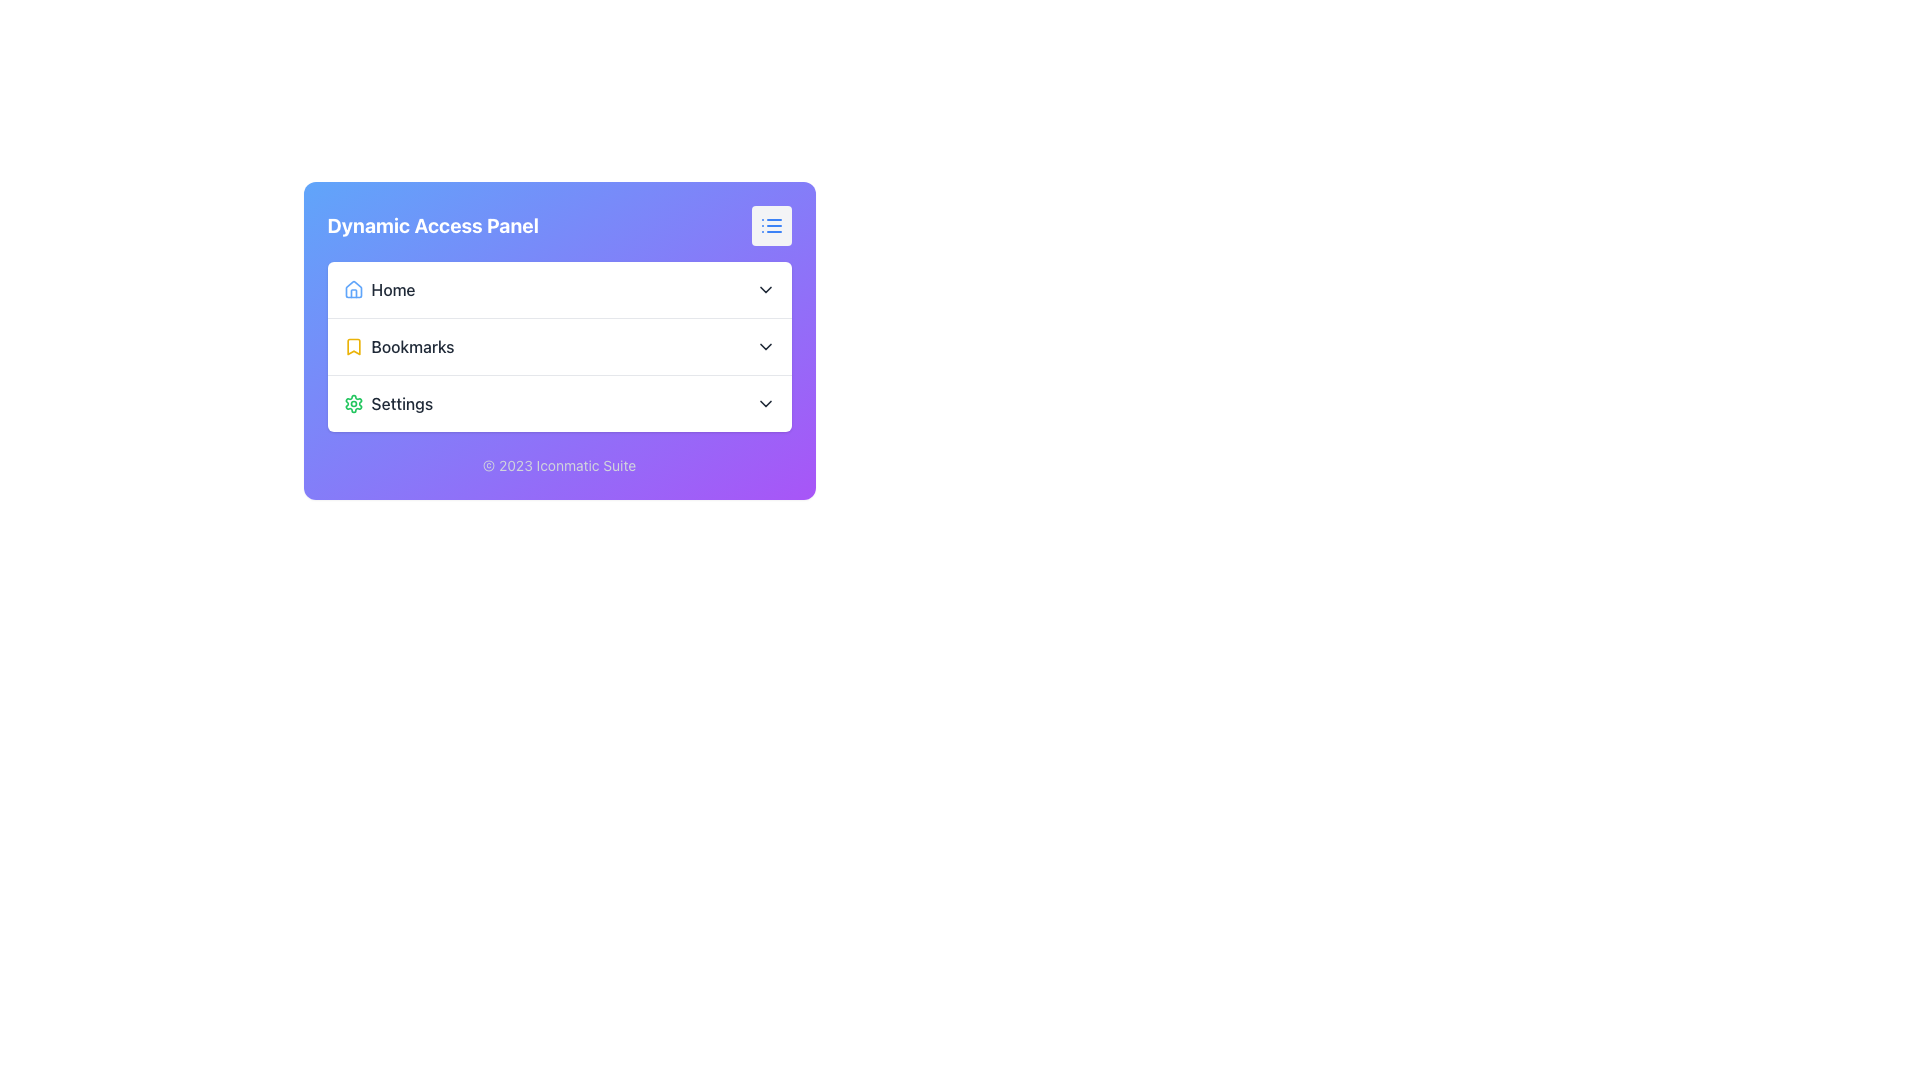 The height and width of the screenshot is (1080, 1920). Describe the element at coordinates (770, 225) in the screenshot. I see `the list/menu icon, which is a blue icon with three horizontal lines located at the top-right corner of the 'Dynamic Access Panel' on the gray background` at that location.